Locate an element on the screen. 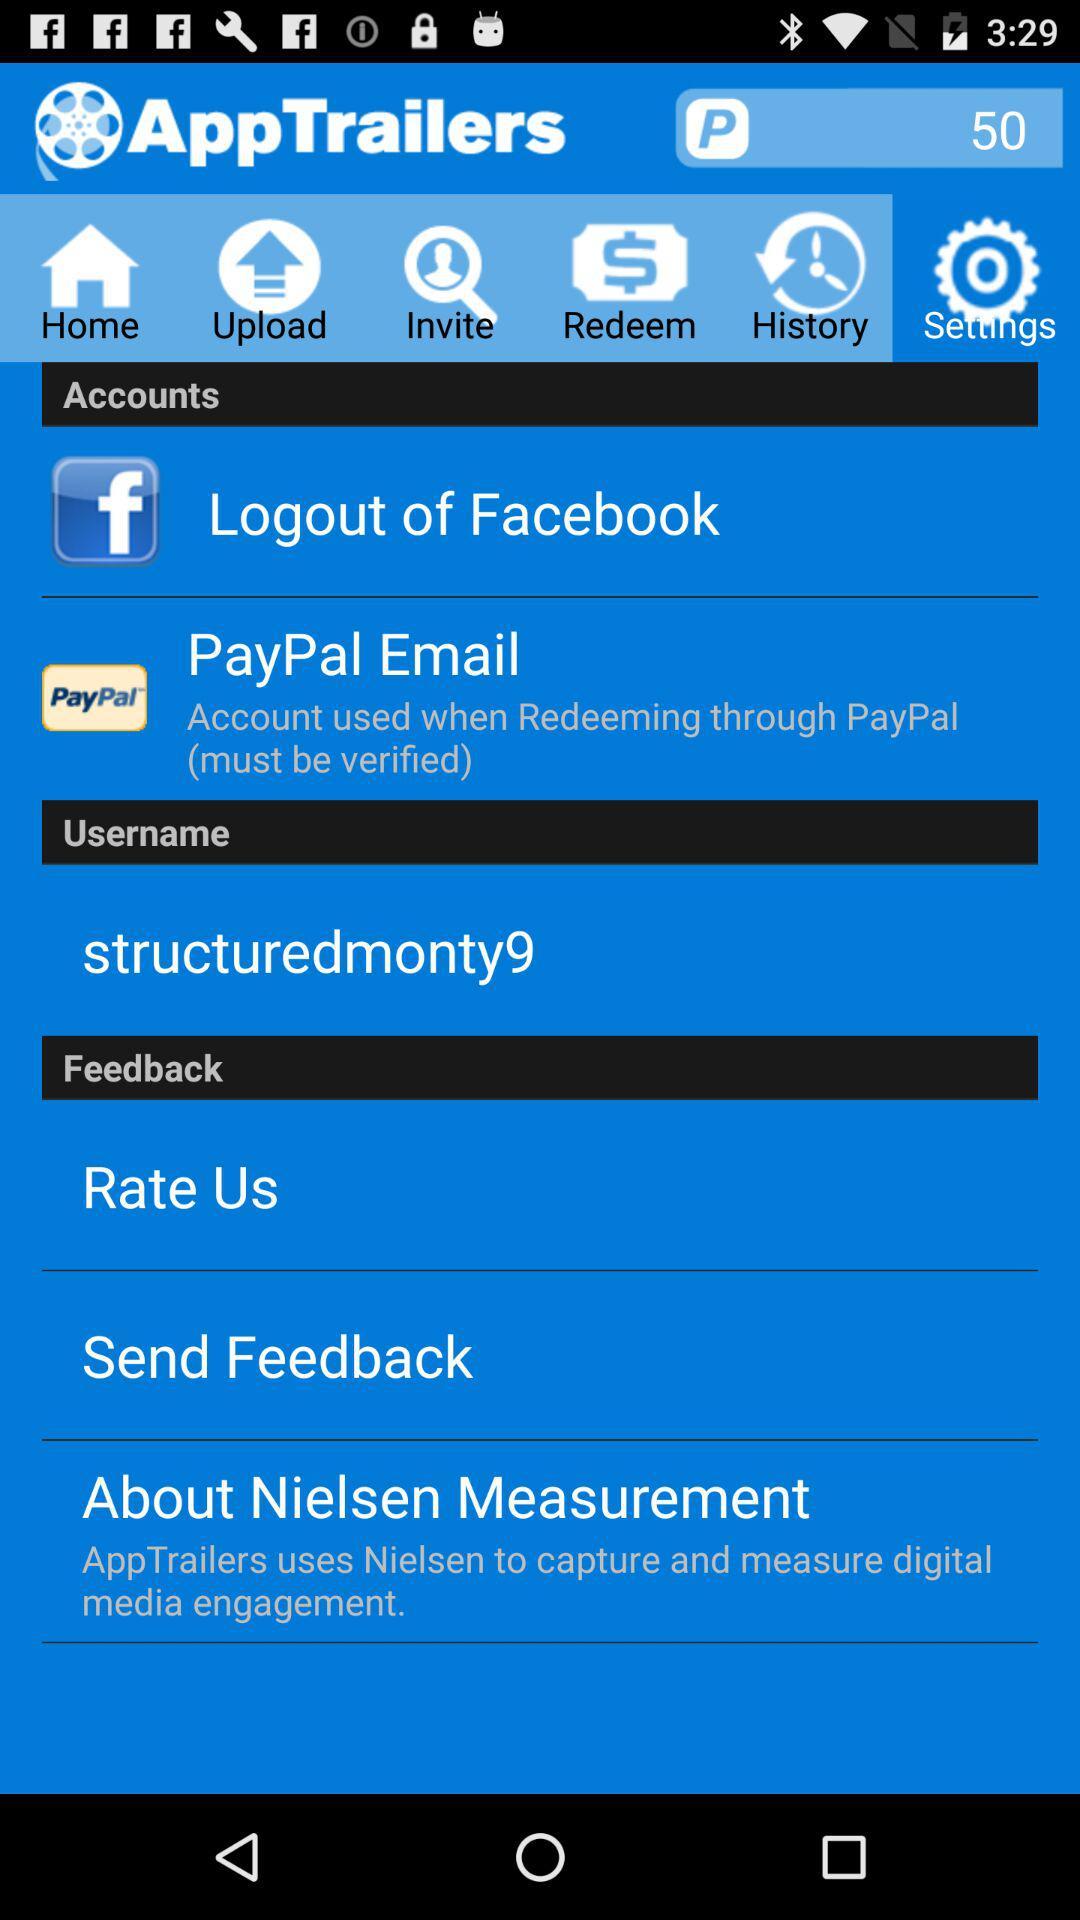 This screenshot has width=1080, height=1920. paypal email item is located at coordinates (353, 652).